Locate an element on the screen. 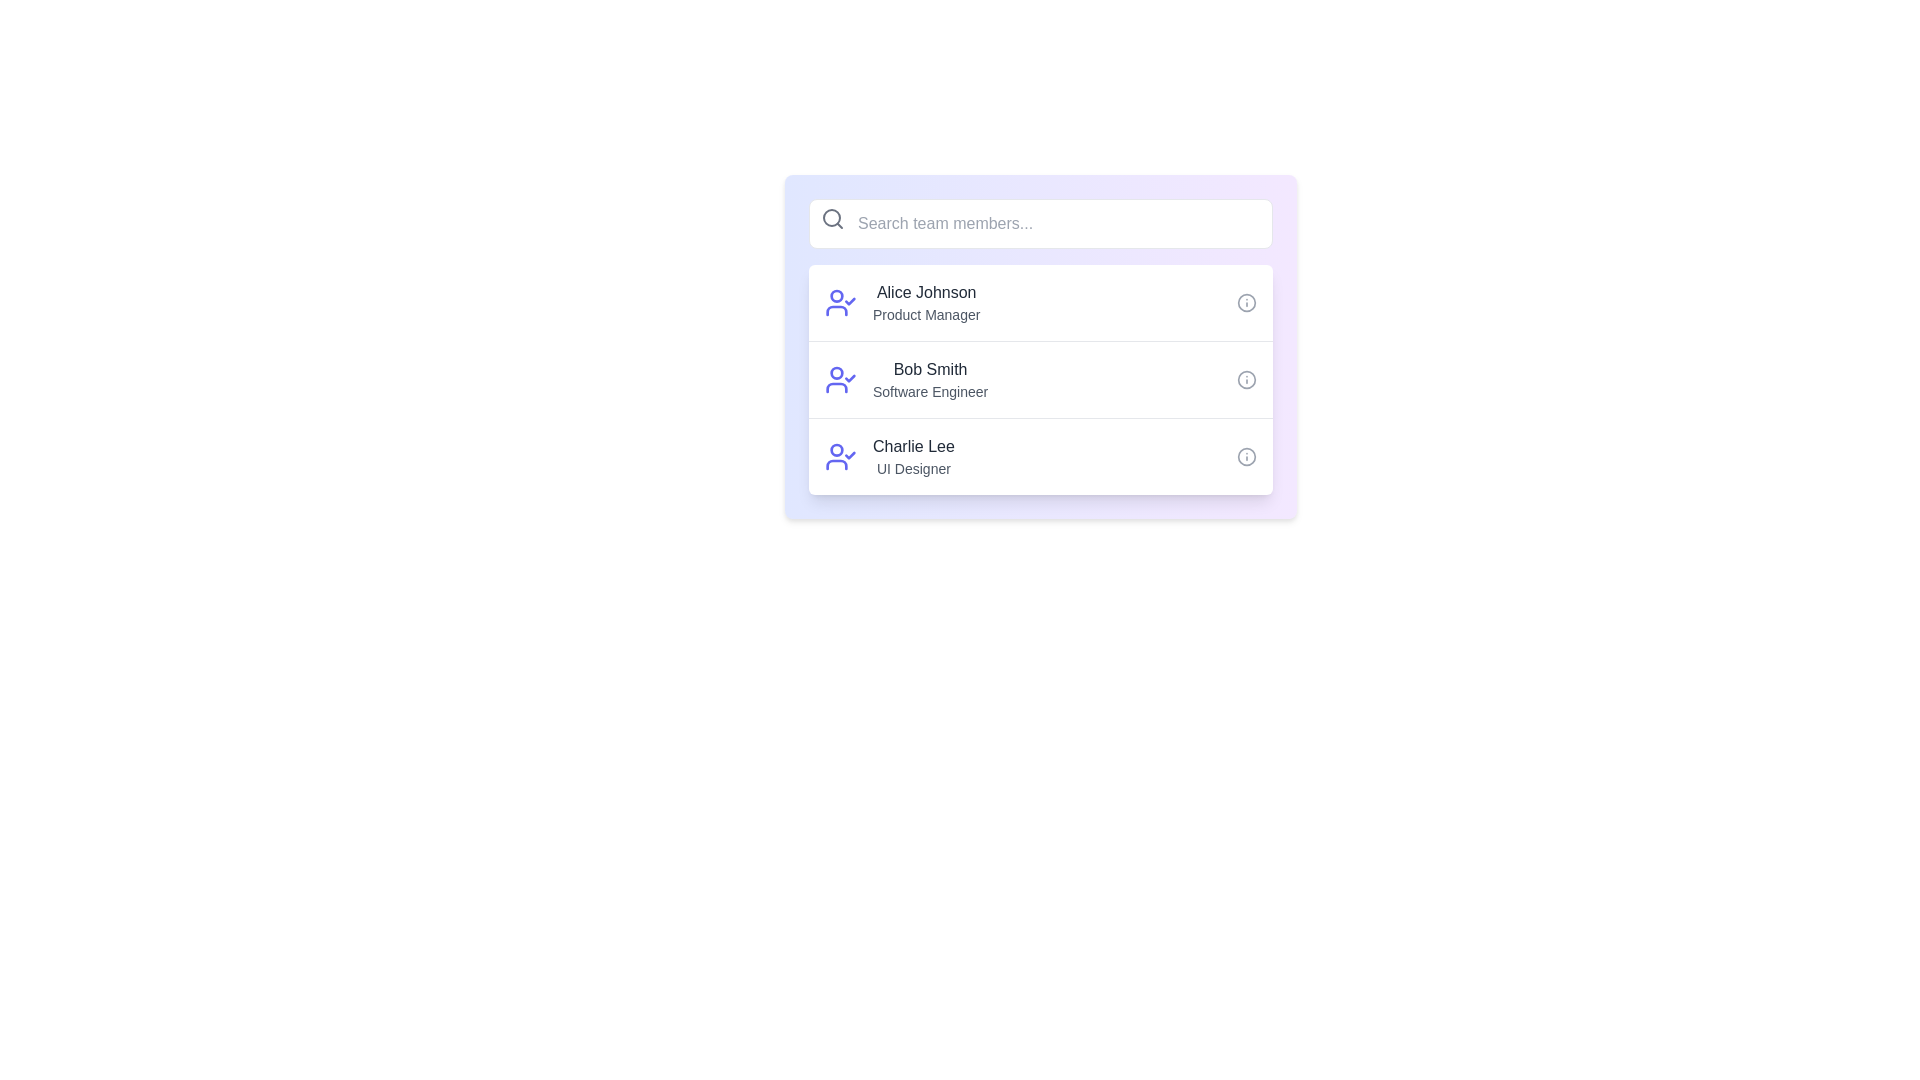  the informational icon located at the far-right of the list item for 'Bob Smith', aligned with 'Software Engineer' is located at coordinates (1246, 380).